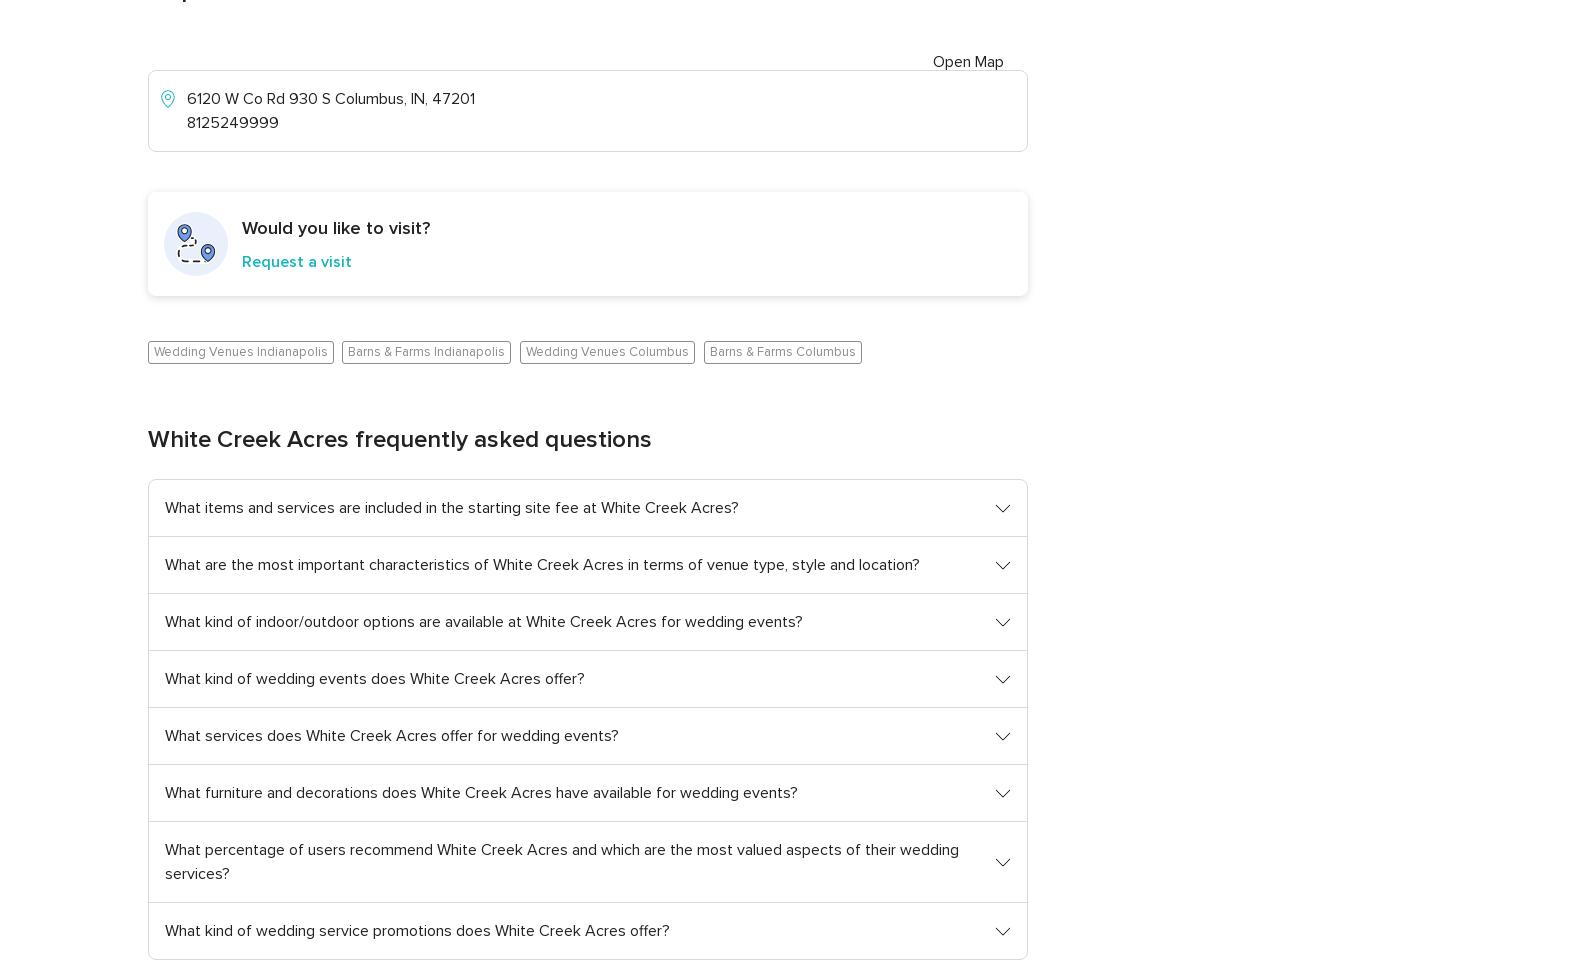  Describe the element at coordinates (153, 351) in the screenshot. I see `'Wedding Venues Indianapolis'` at that location.